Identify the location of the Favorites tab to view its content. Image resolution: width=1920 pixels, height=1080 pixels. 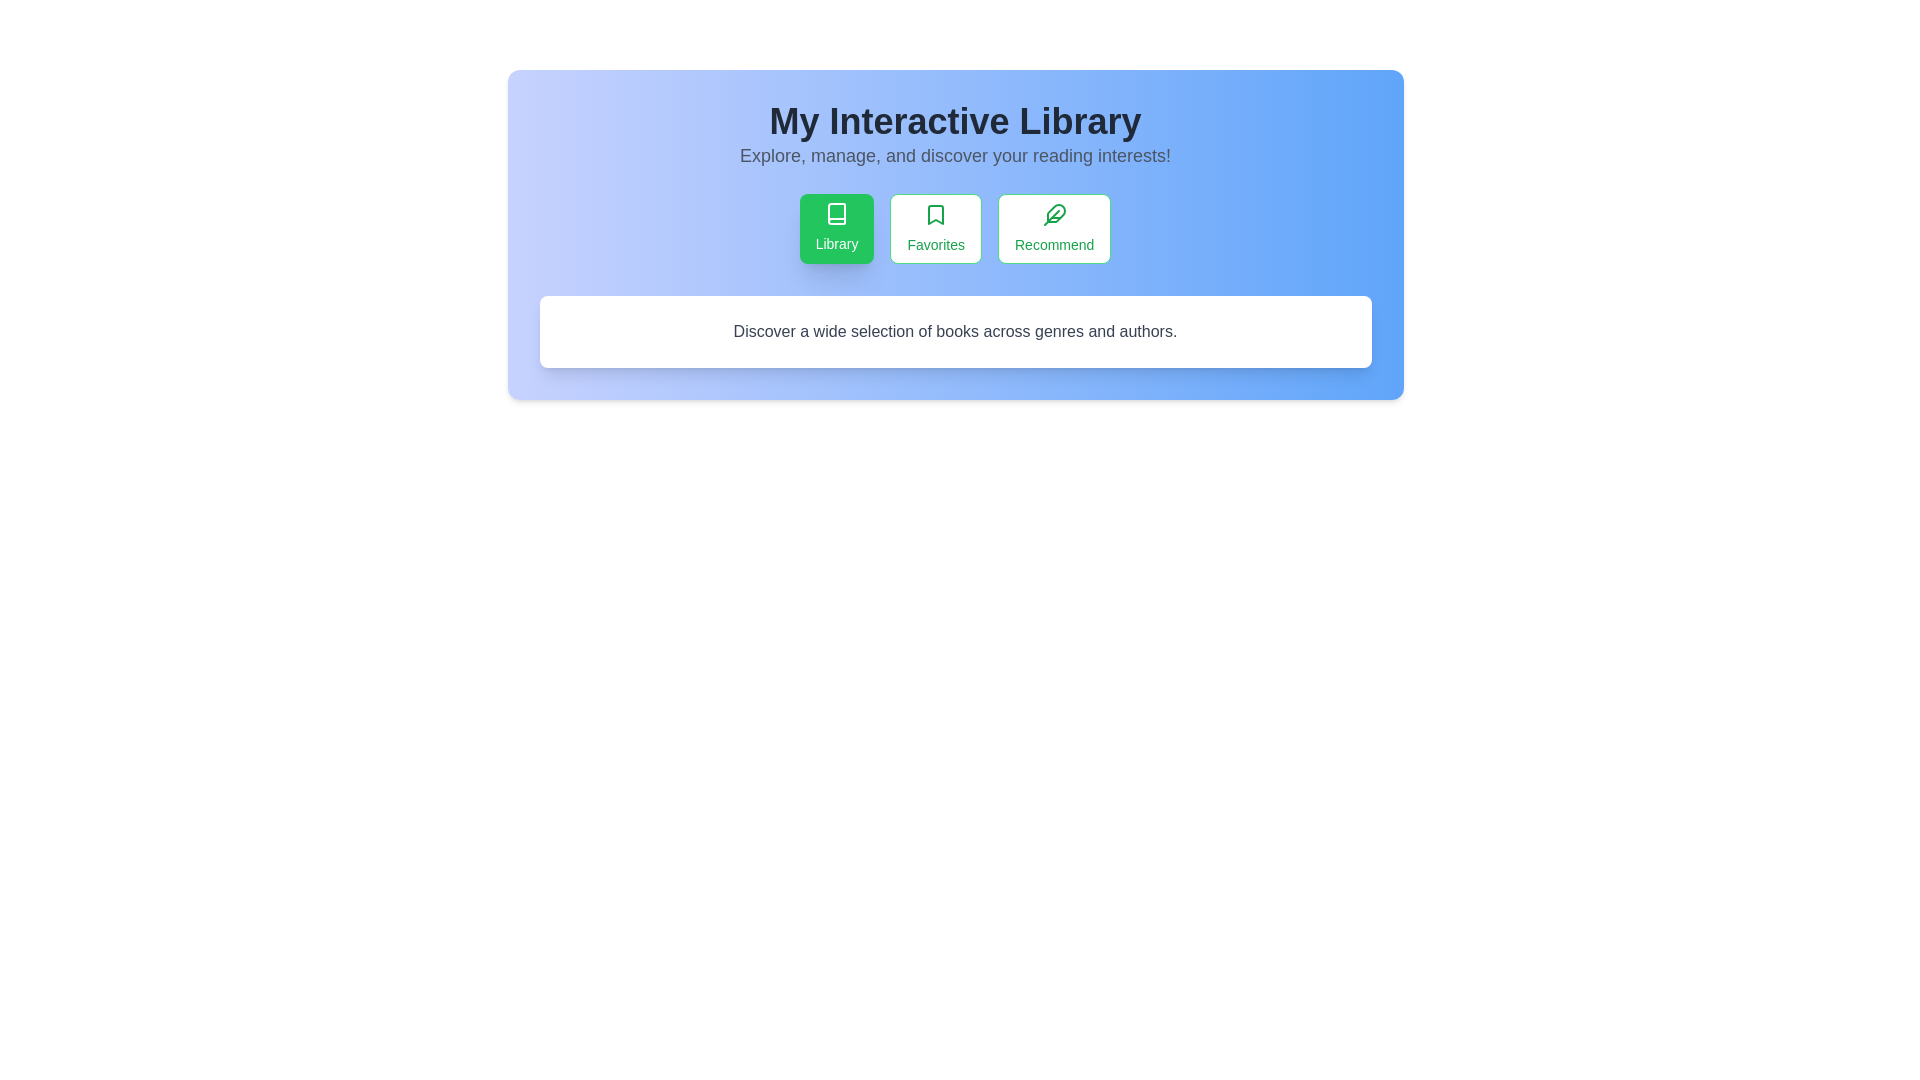
(935, 227).